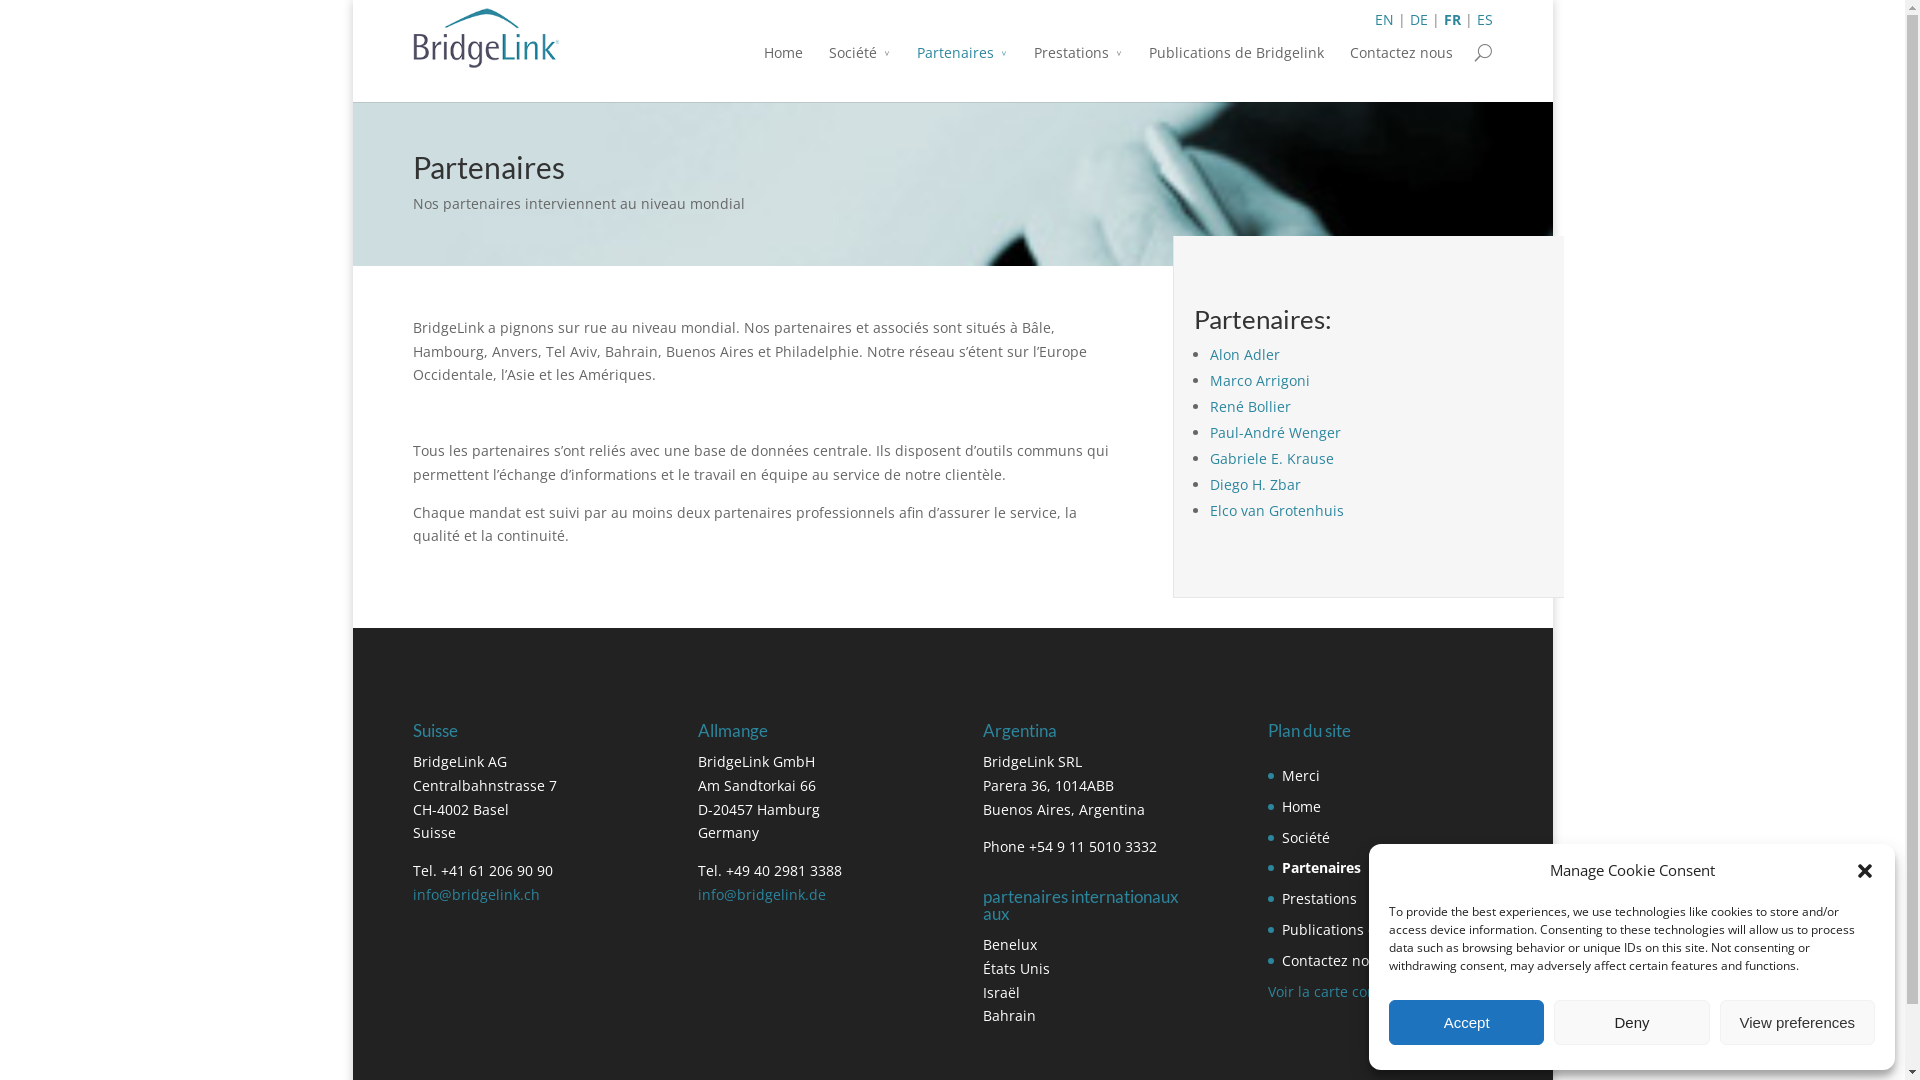 The height and width of the screenshot is (1080, 1920). Describe the element at coordinates (1300, 774) in the screenshot. I see `'Merci'` at that location.